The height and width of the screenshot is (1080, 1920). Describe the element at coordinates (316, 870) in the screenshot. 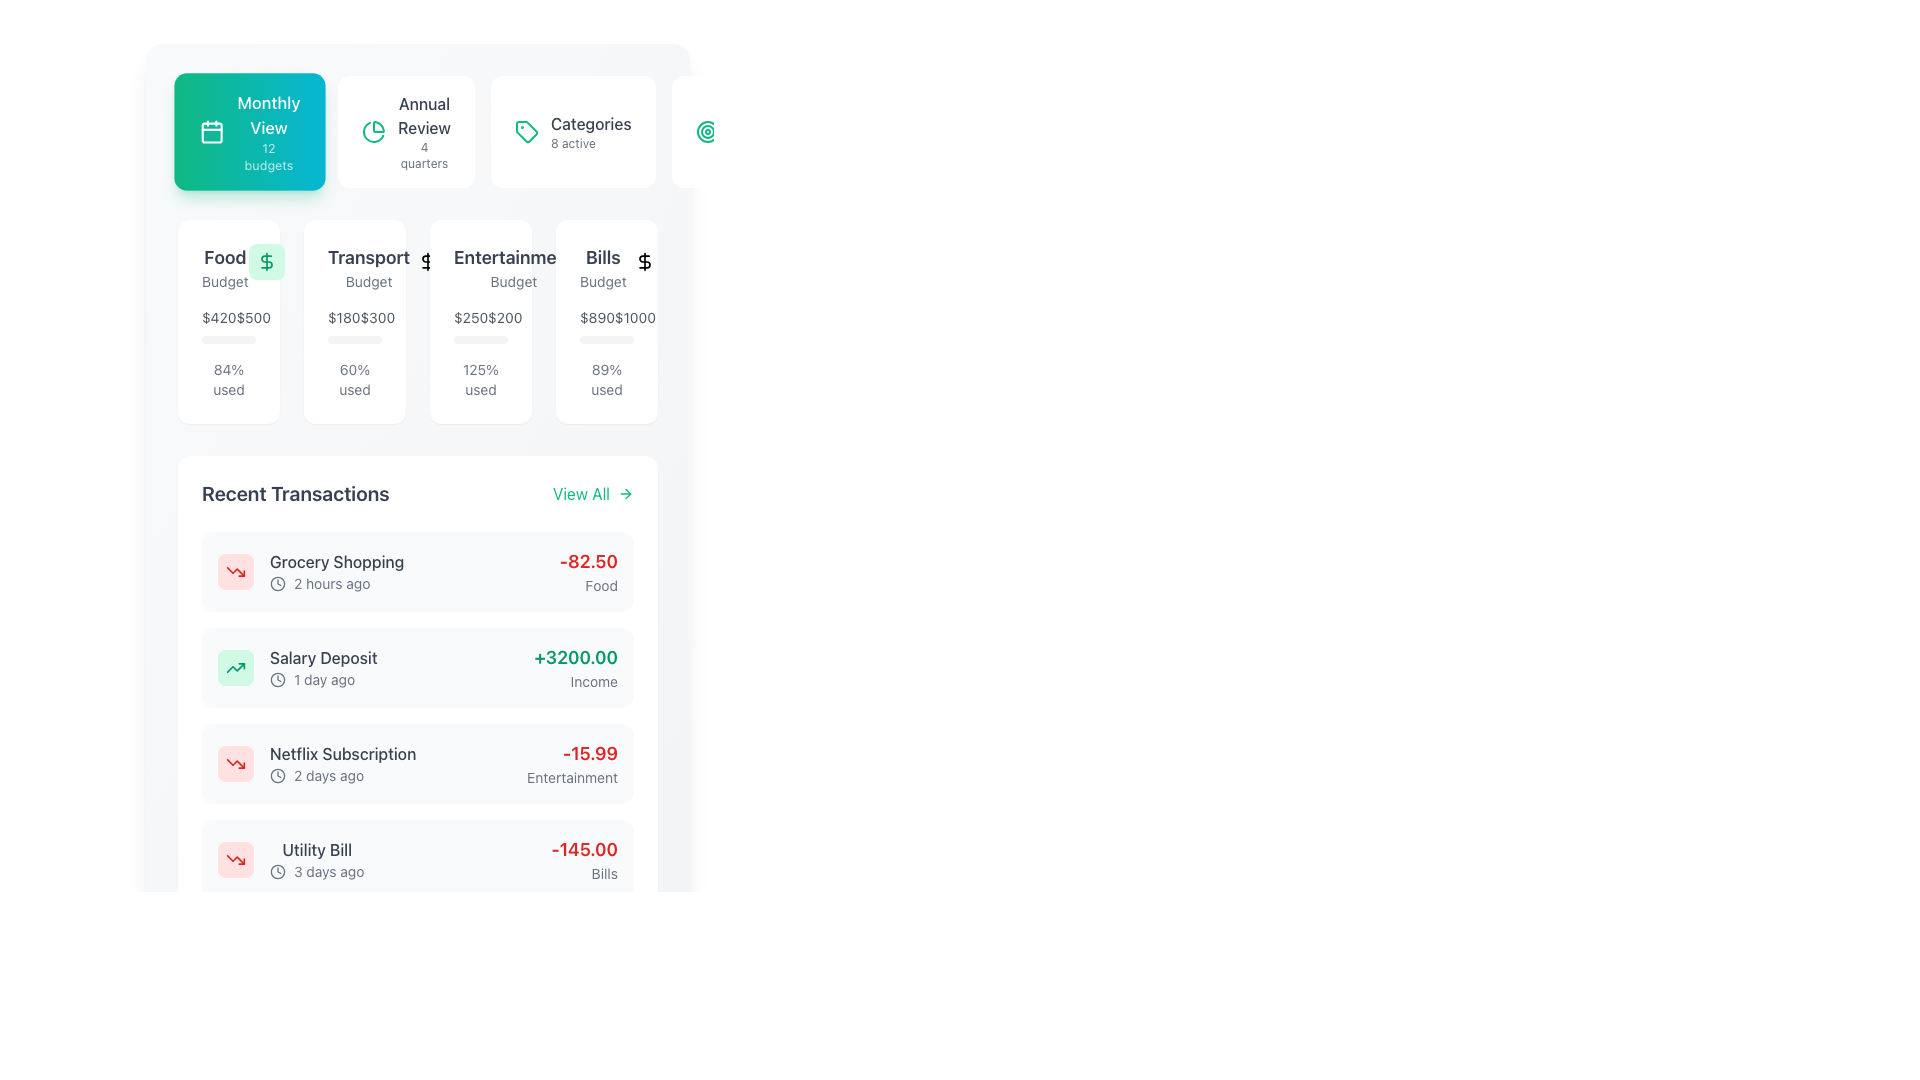

I see `text of the label with the clock icon that indicates the time passed since the 'Utility Bill' transaction, located in the fourth row of the 'Recent Transactions' list` at that location.